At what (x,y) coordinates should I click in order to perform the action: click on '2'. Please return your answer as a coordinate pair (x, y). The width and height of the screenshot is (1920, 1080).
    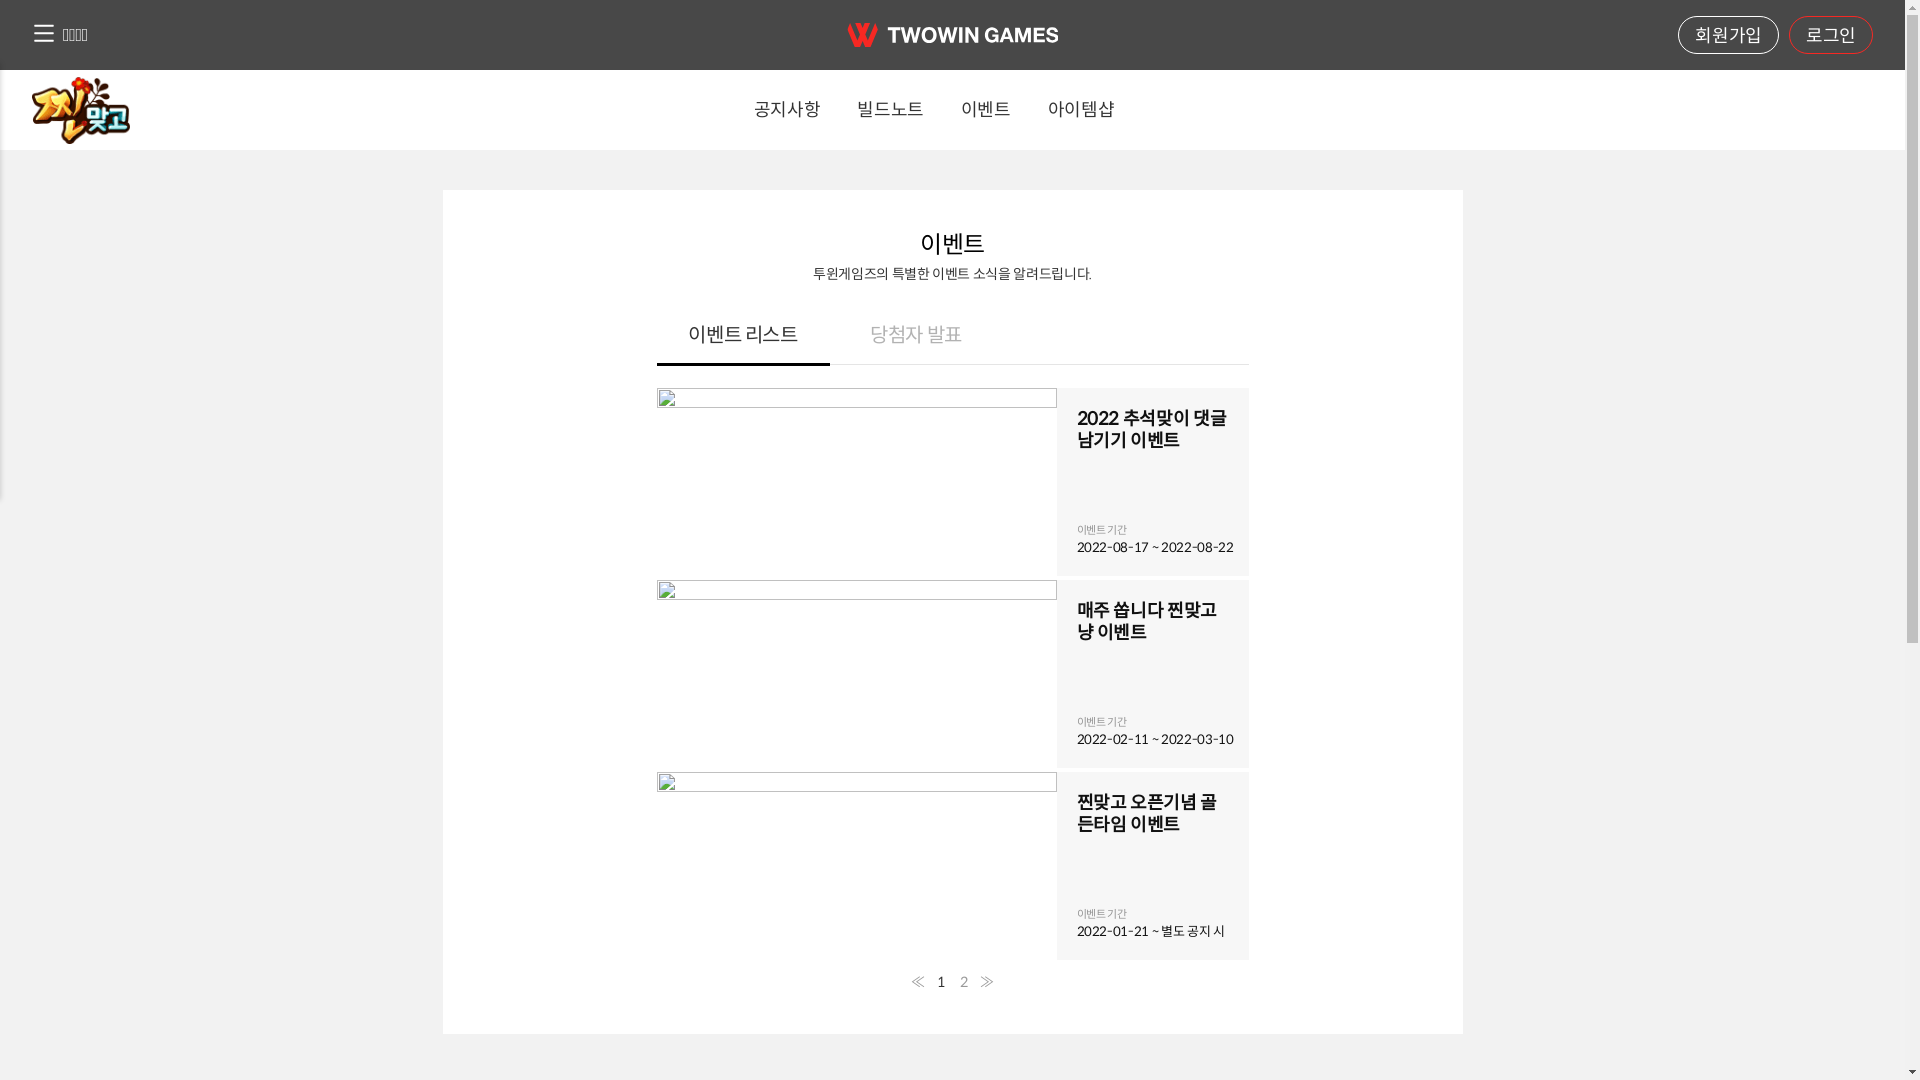
    Looking at the image, I should click on (964, 981).